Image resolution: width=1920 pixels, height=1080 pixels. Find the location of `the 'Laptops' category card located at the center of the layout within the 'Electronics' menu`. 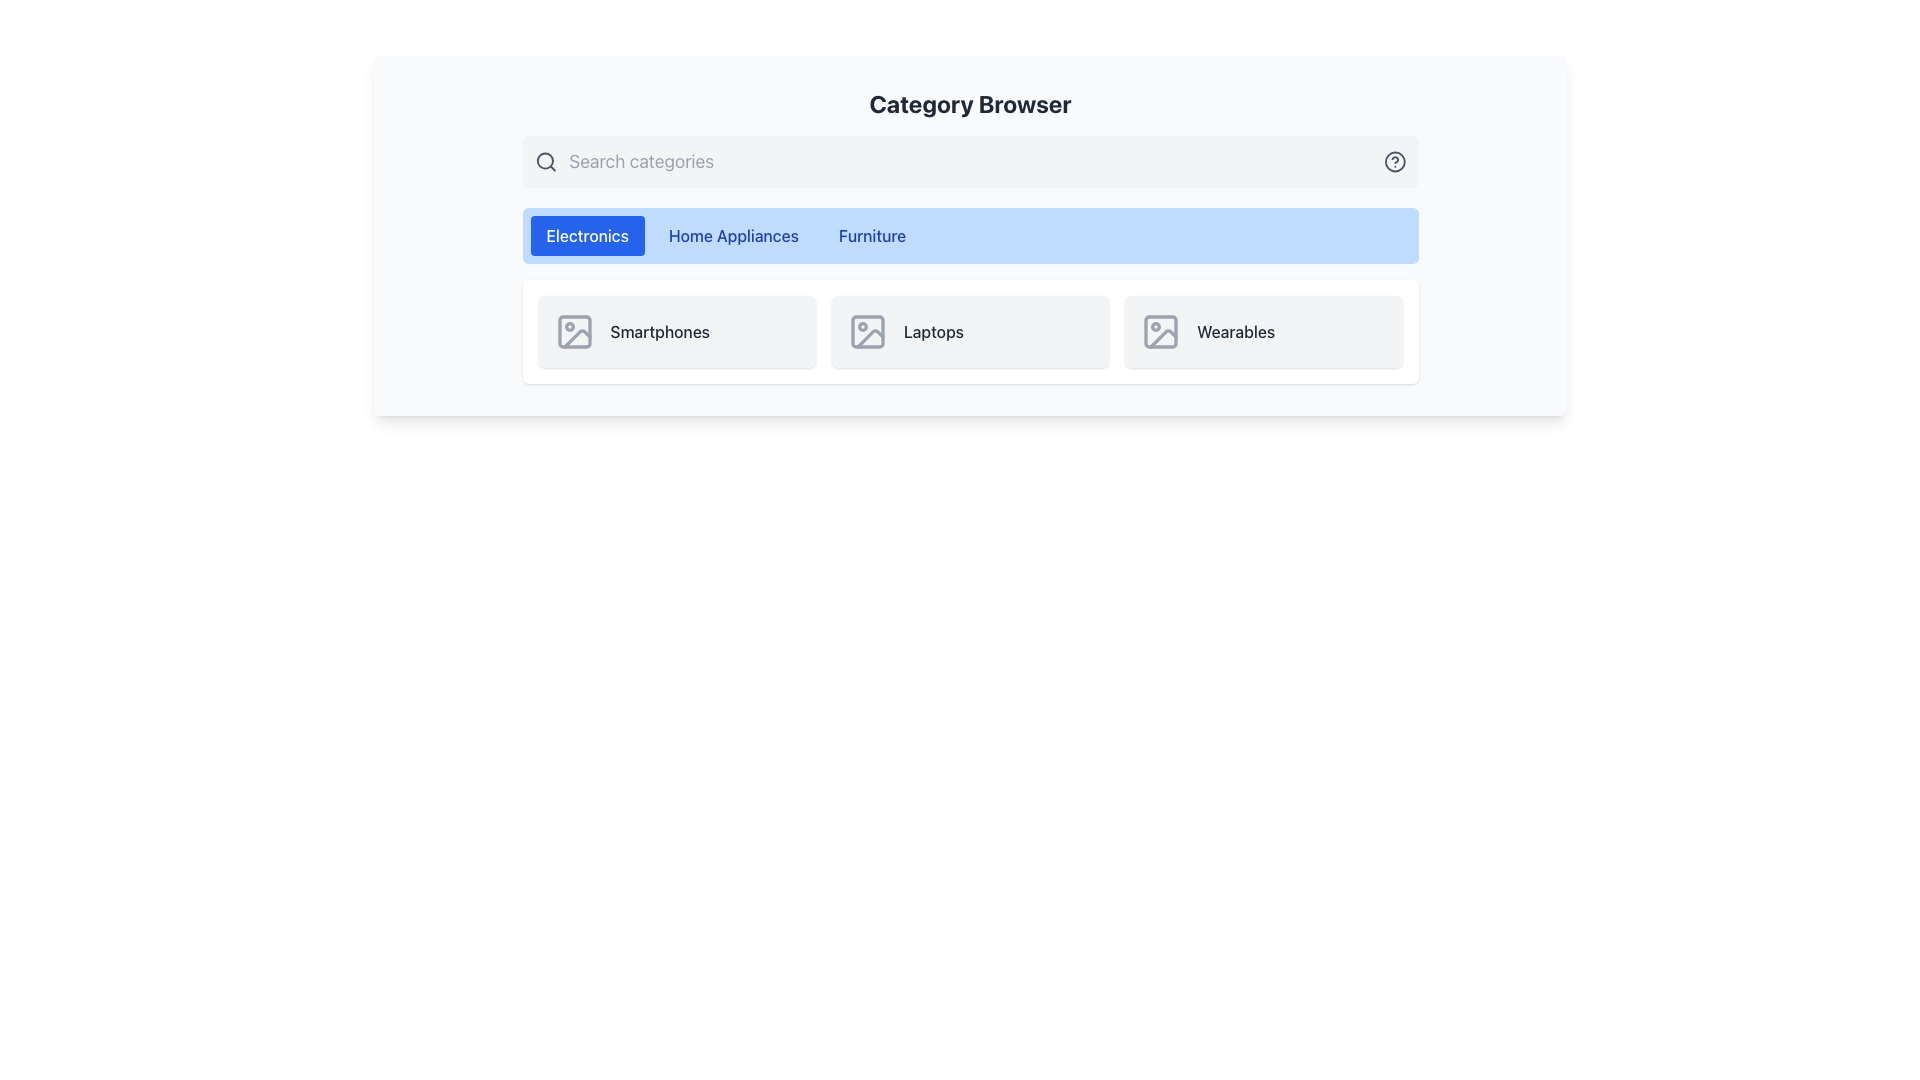

the 'Laptops' category card located at the center of the layout within the 'Electronics' menu is located at coordinates (970, 330).